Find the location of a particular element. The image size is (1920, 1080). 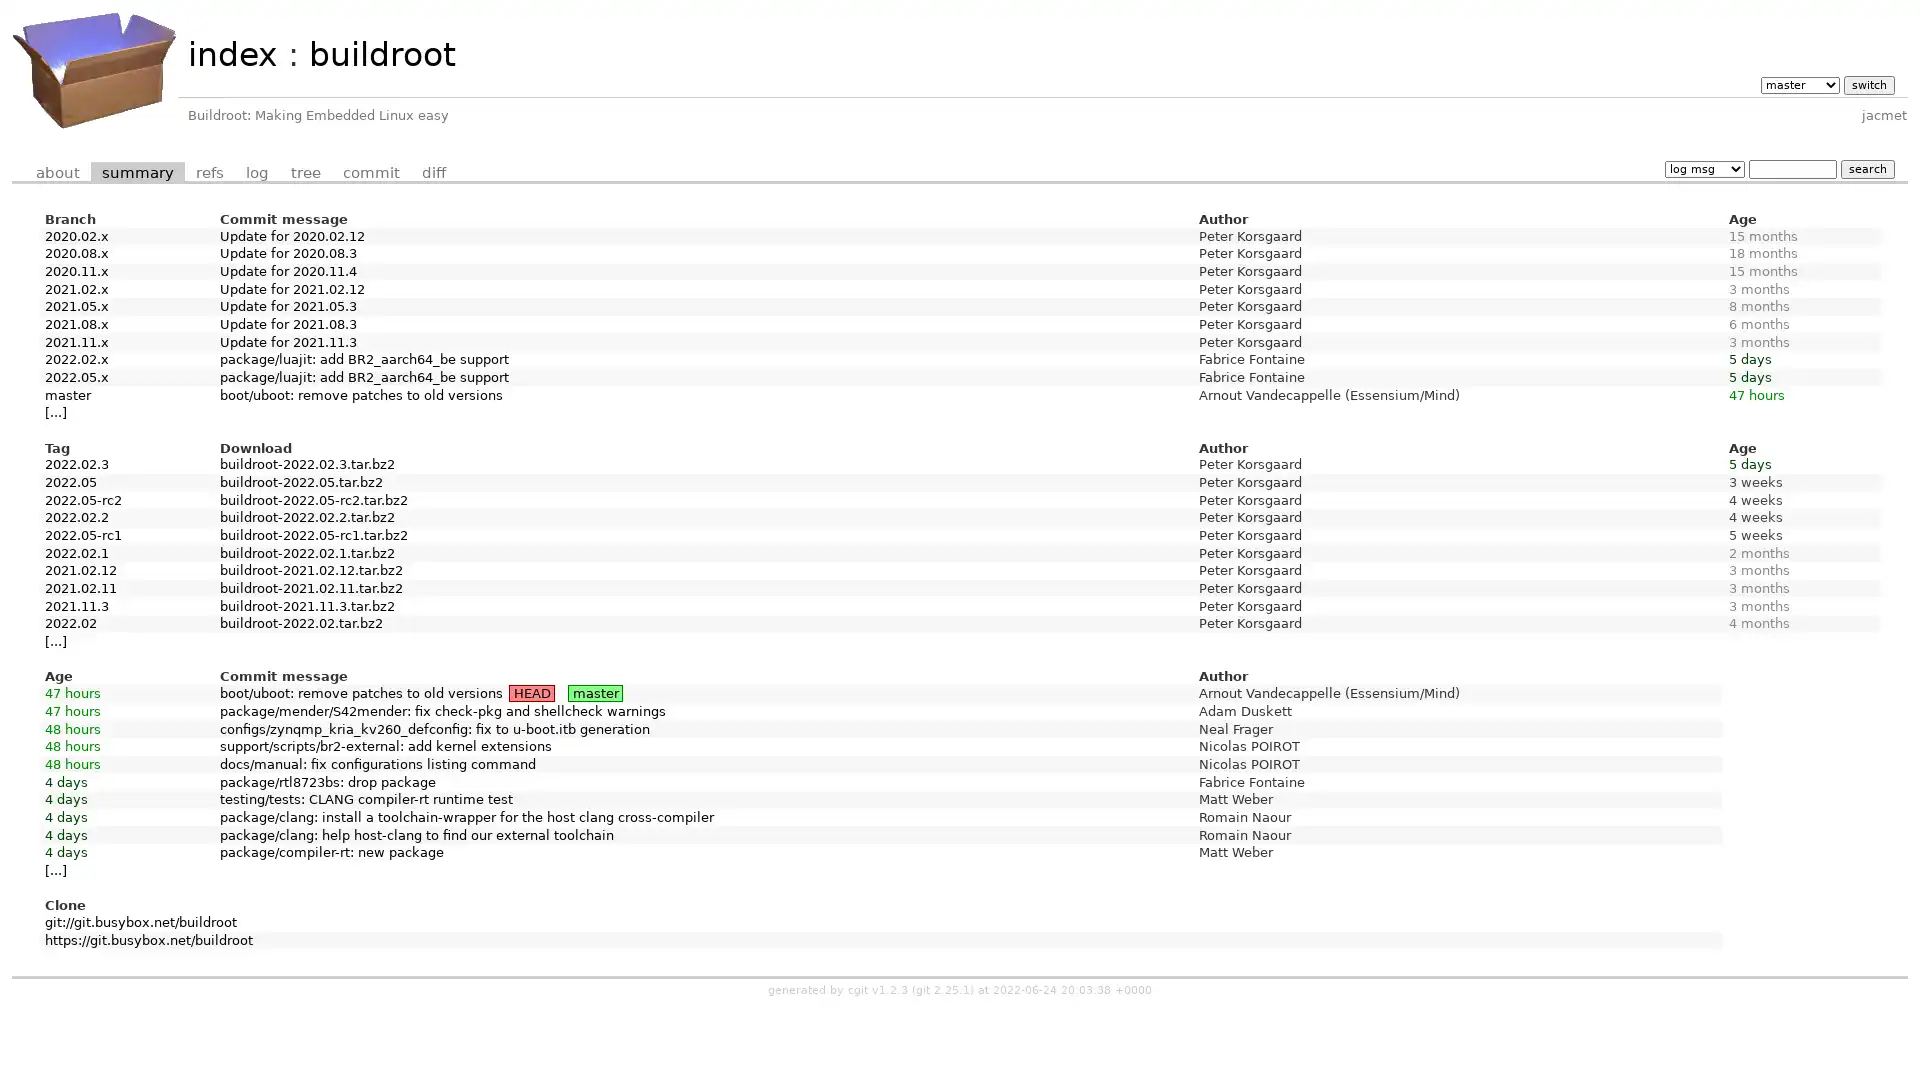

switch is located at coordinates (1867, 83).